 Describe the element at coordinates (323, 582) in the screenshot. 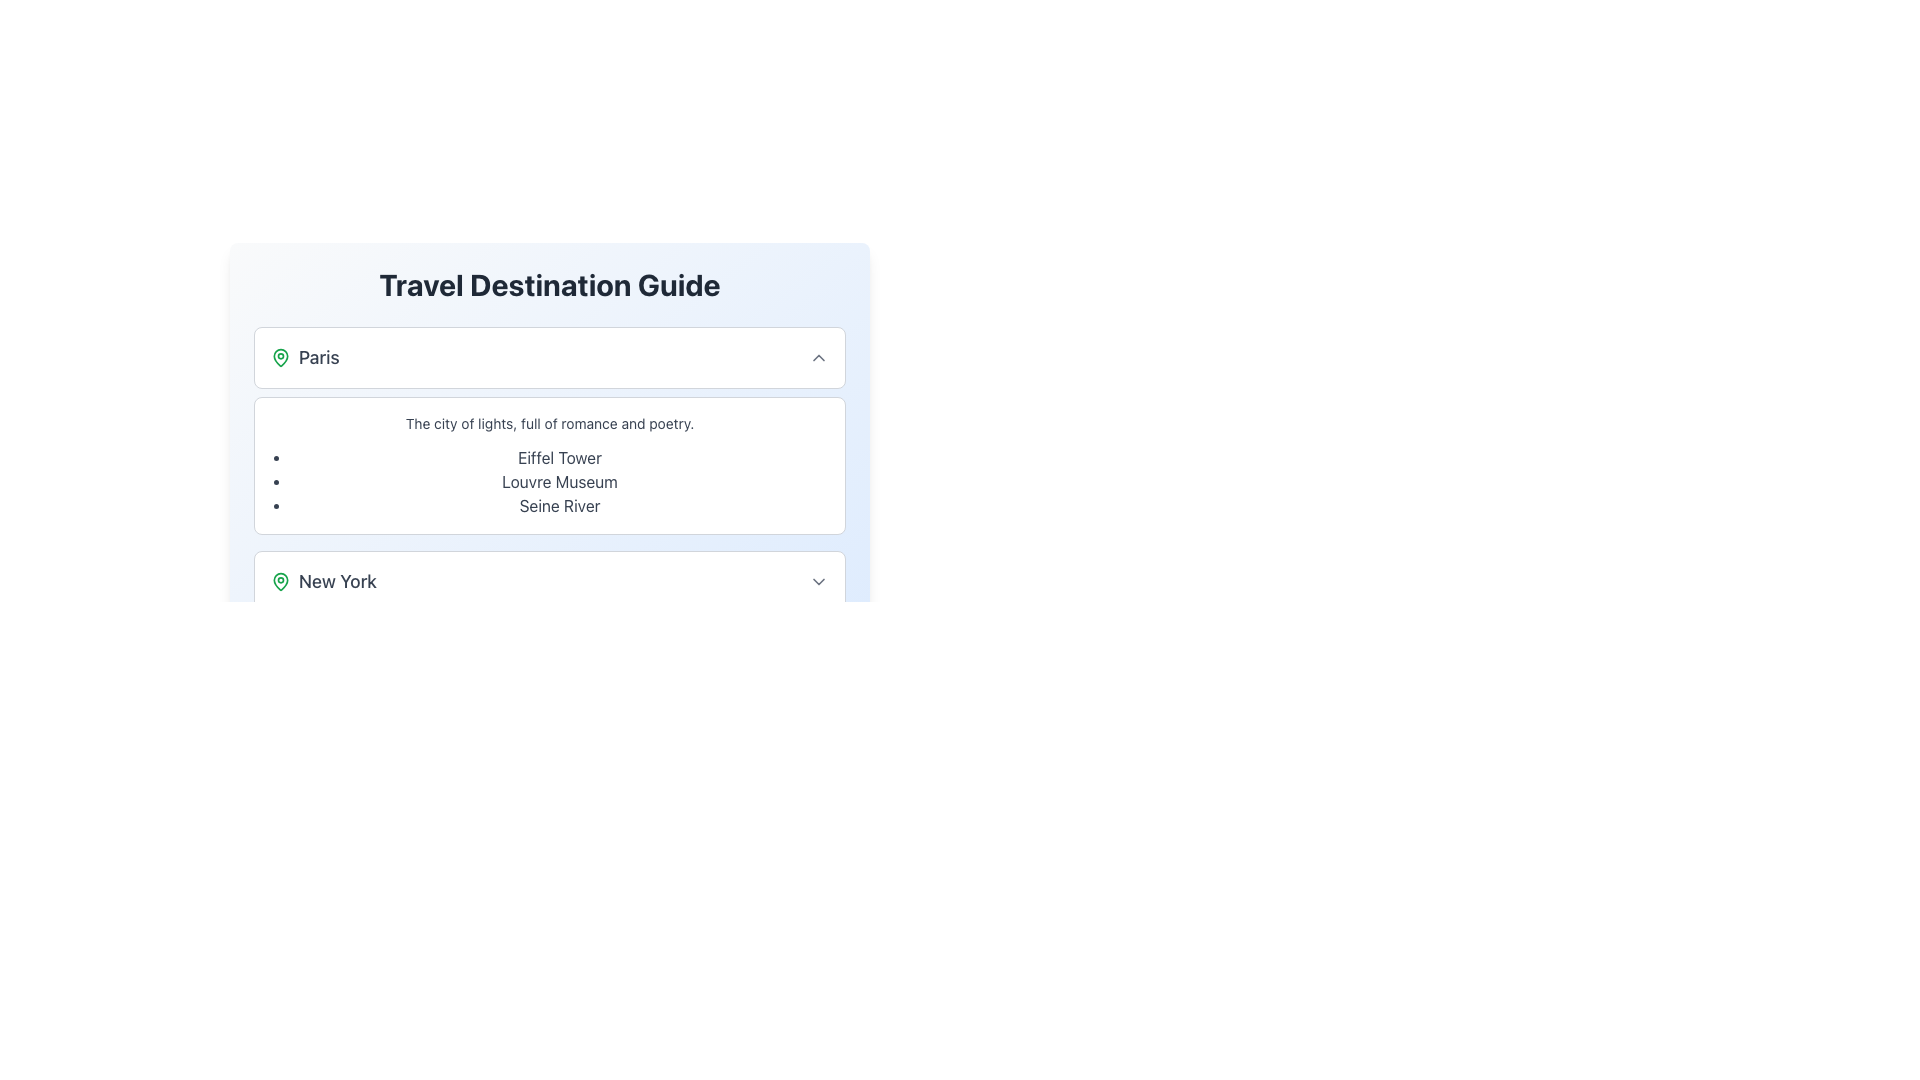

I see `the 'New York' text label with an accompanying icon` at that location.